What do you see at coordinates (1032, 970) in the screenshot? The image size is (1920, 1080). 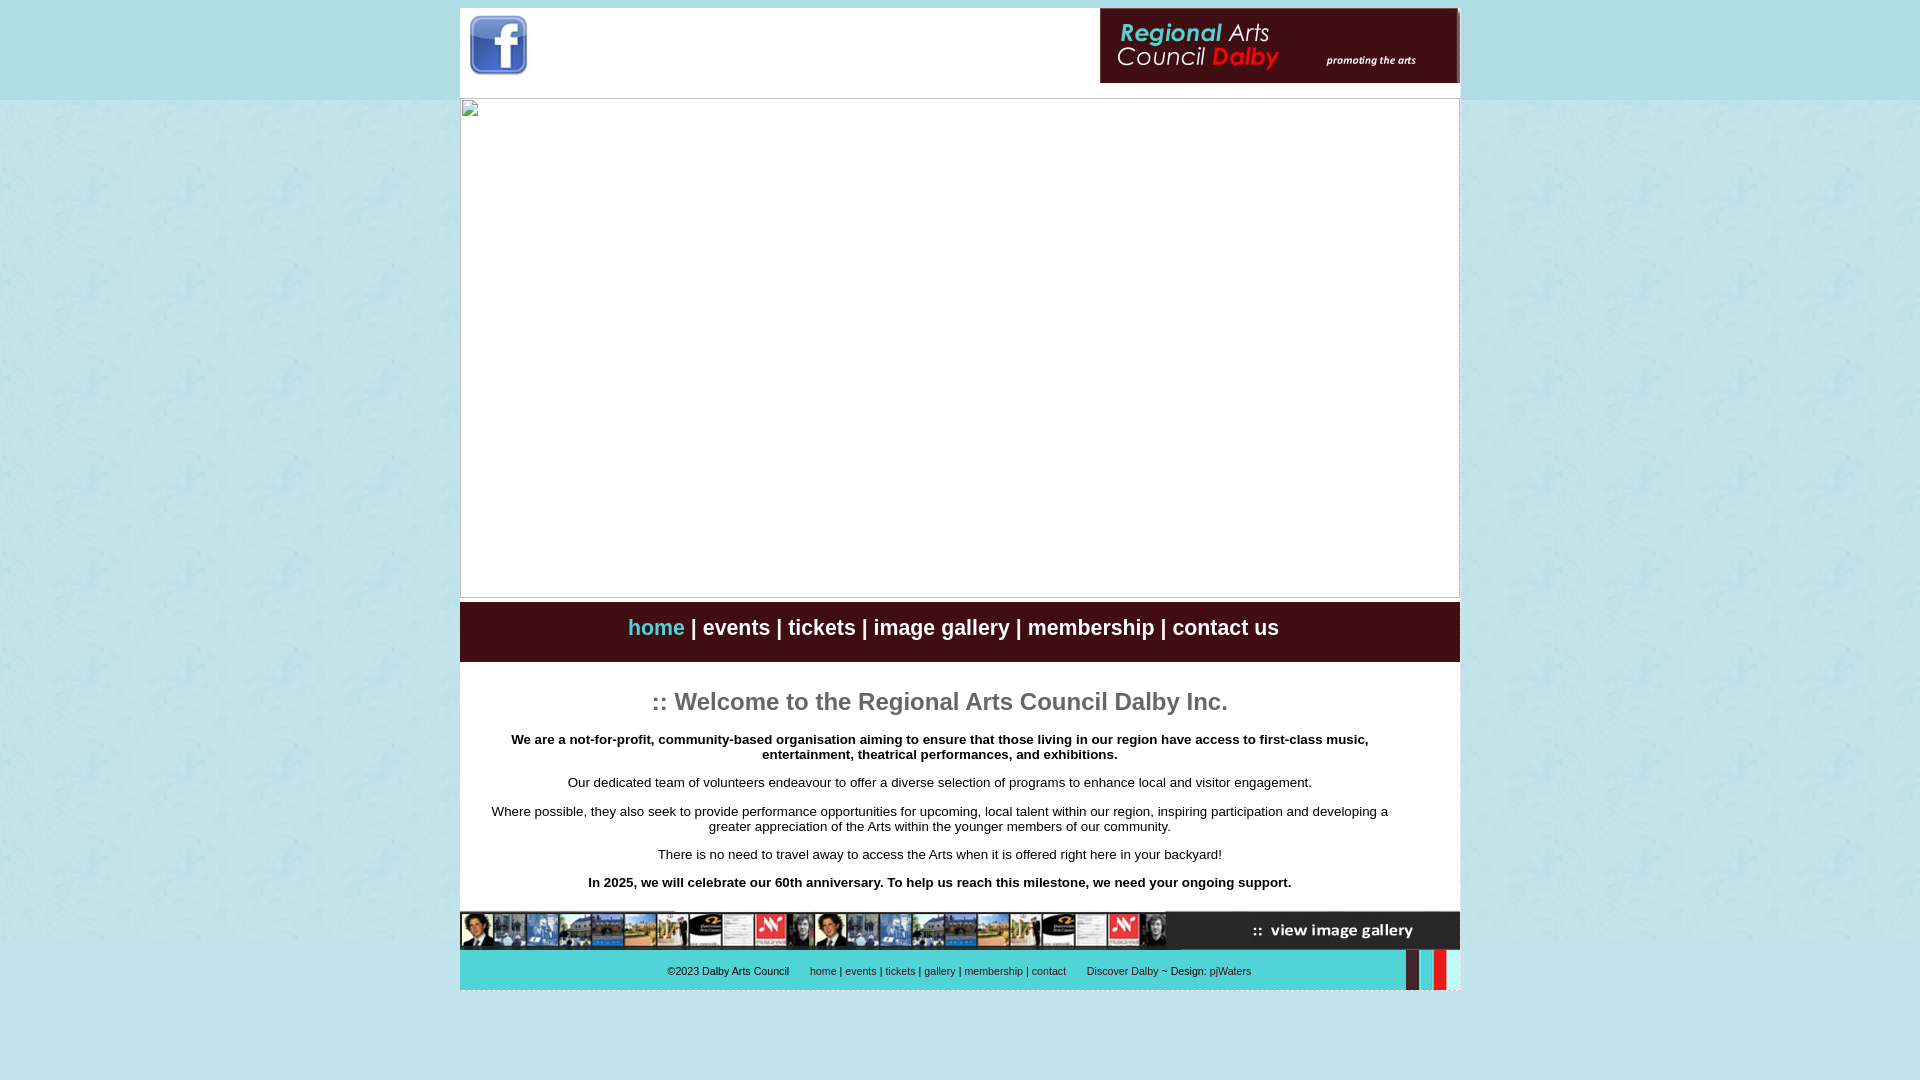 I see `'contact'` at bounding box center [1032, 970].